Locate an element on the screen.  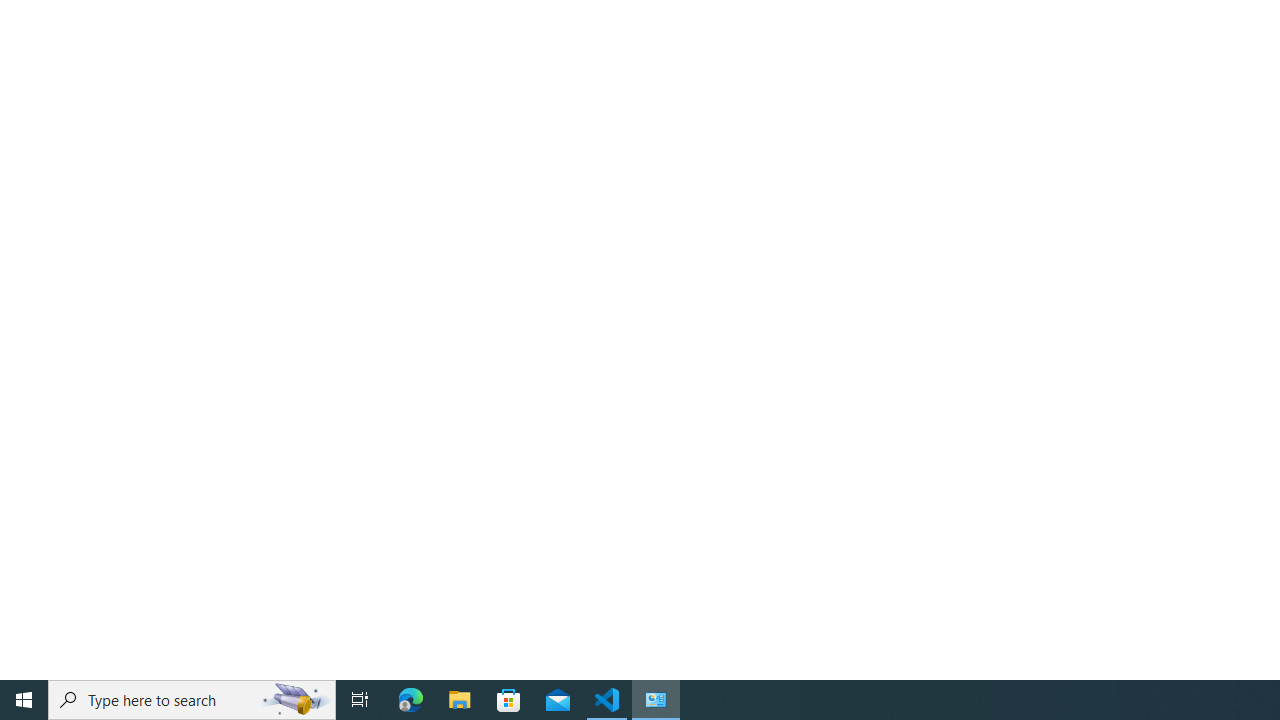
'Task View' is located at coordinates (359, 698).